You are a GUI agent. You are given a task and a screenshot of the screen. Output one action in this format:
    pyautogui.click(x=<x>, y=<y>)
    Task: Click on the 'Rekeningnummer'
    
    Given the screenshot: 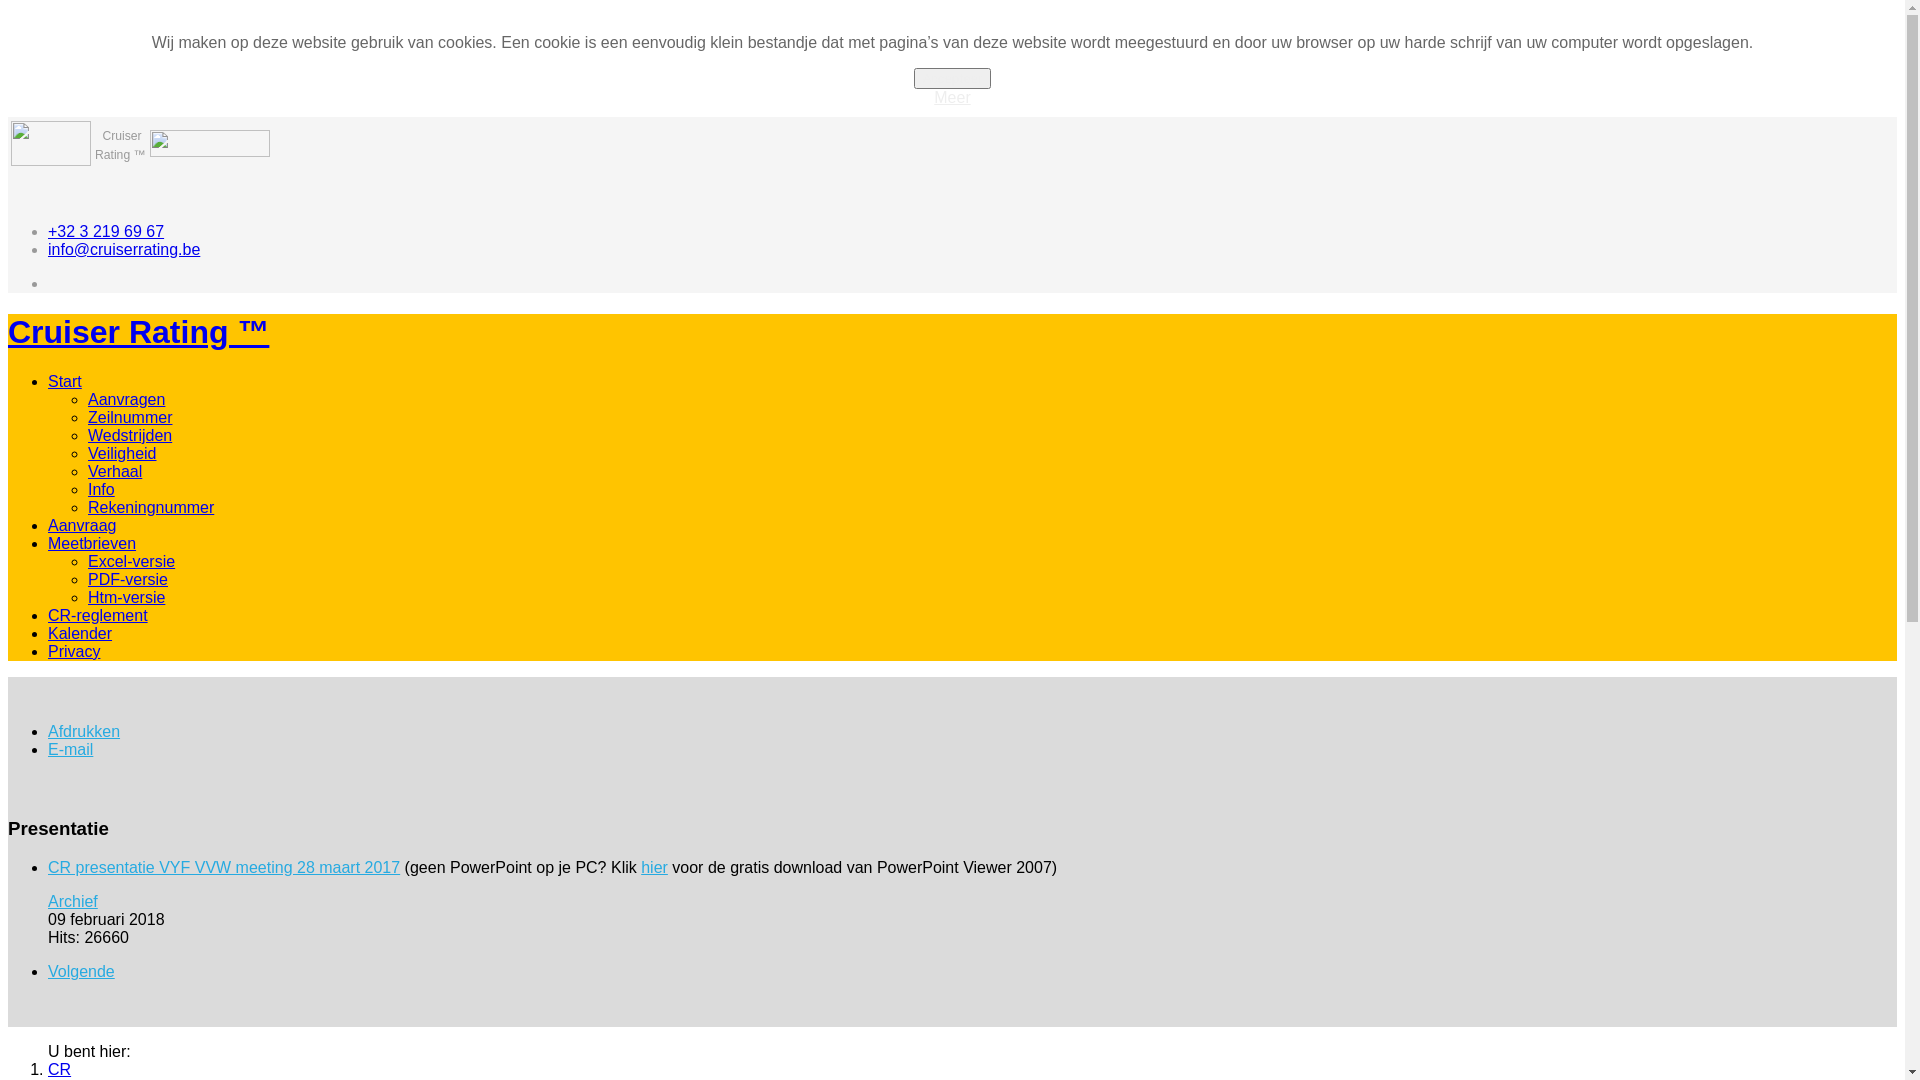 What is the action you would take?
    pyautogui.click(x=86, y=506)
    